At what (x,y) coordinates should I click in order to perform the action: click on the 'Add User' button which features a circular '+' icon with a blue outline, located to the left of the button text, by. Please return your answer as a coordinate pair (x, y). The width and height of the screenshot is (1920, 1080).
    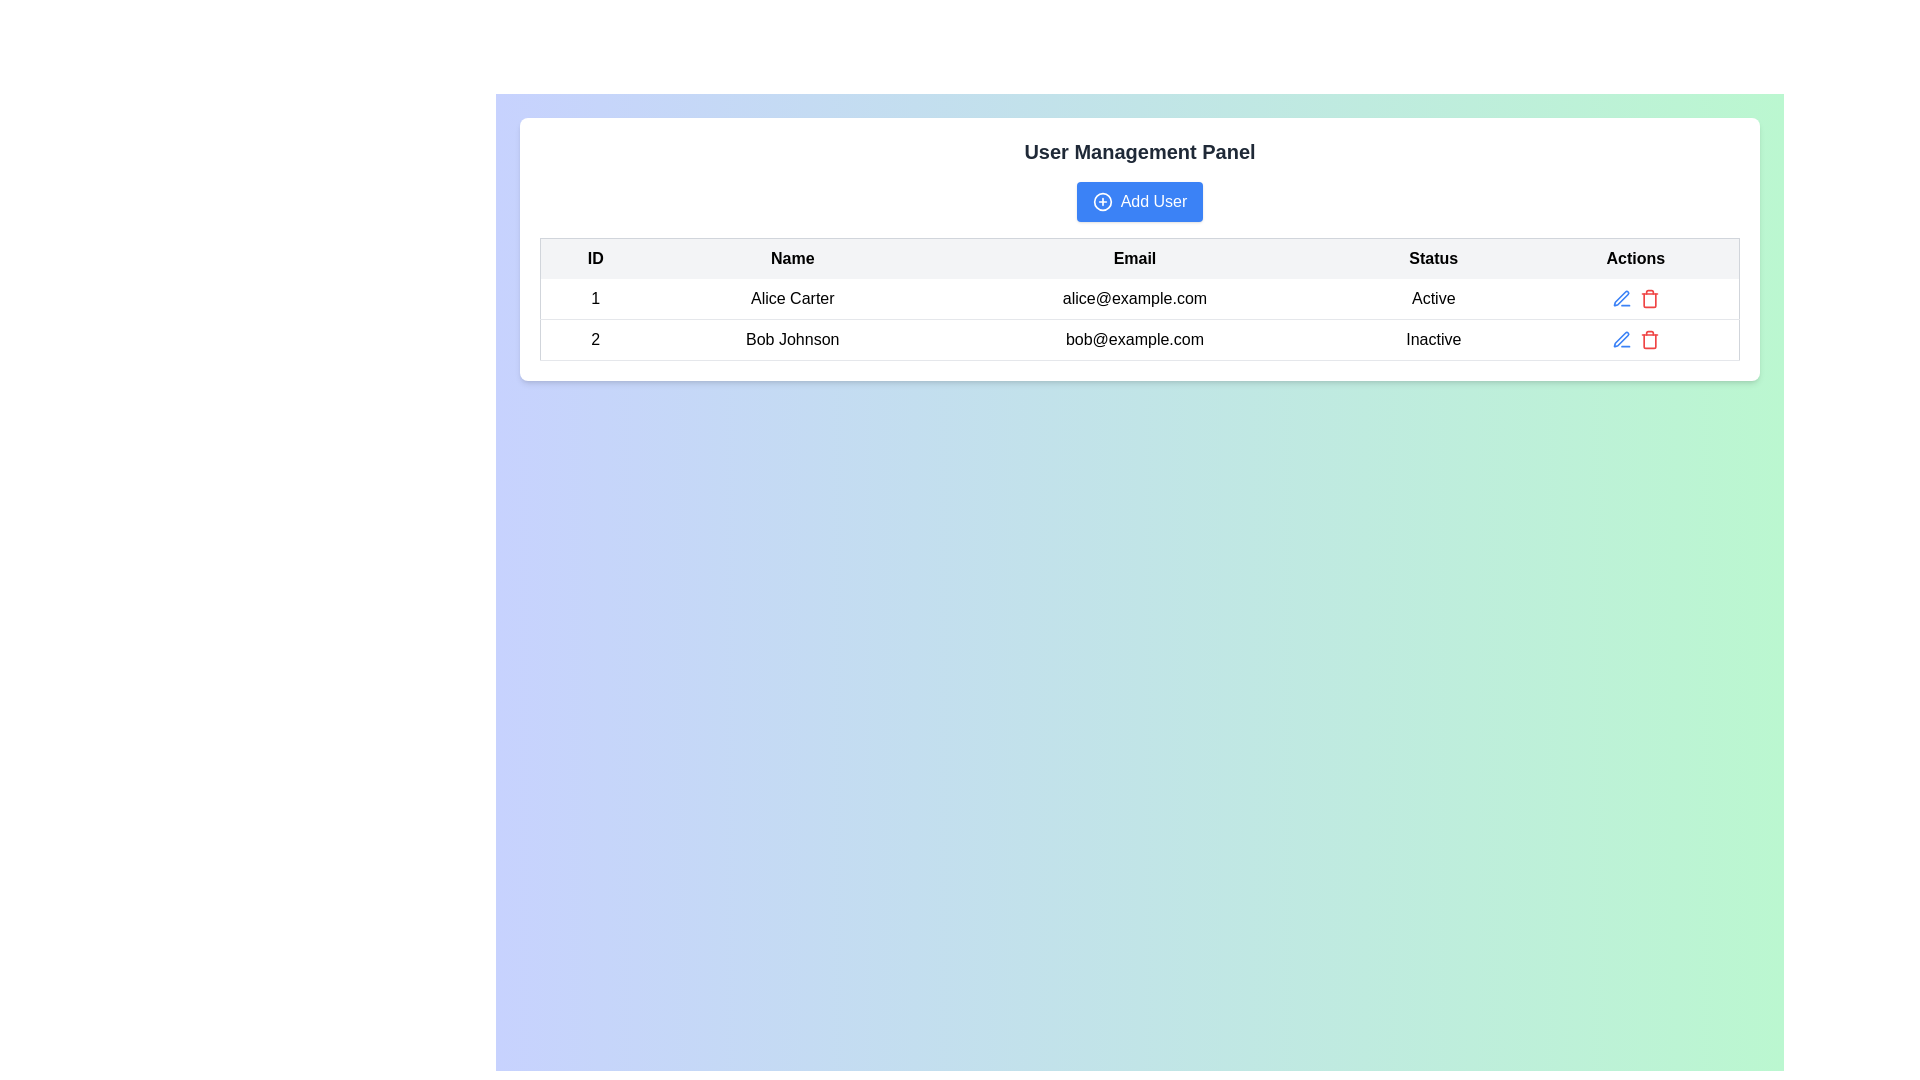
    Looking at the image, I should click on (1101, 201).